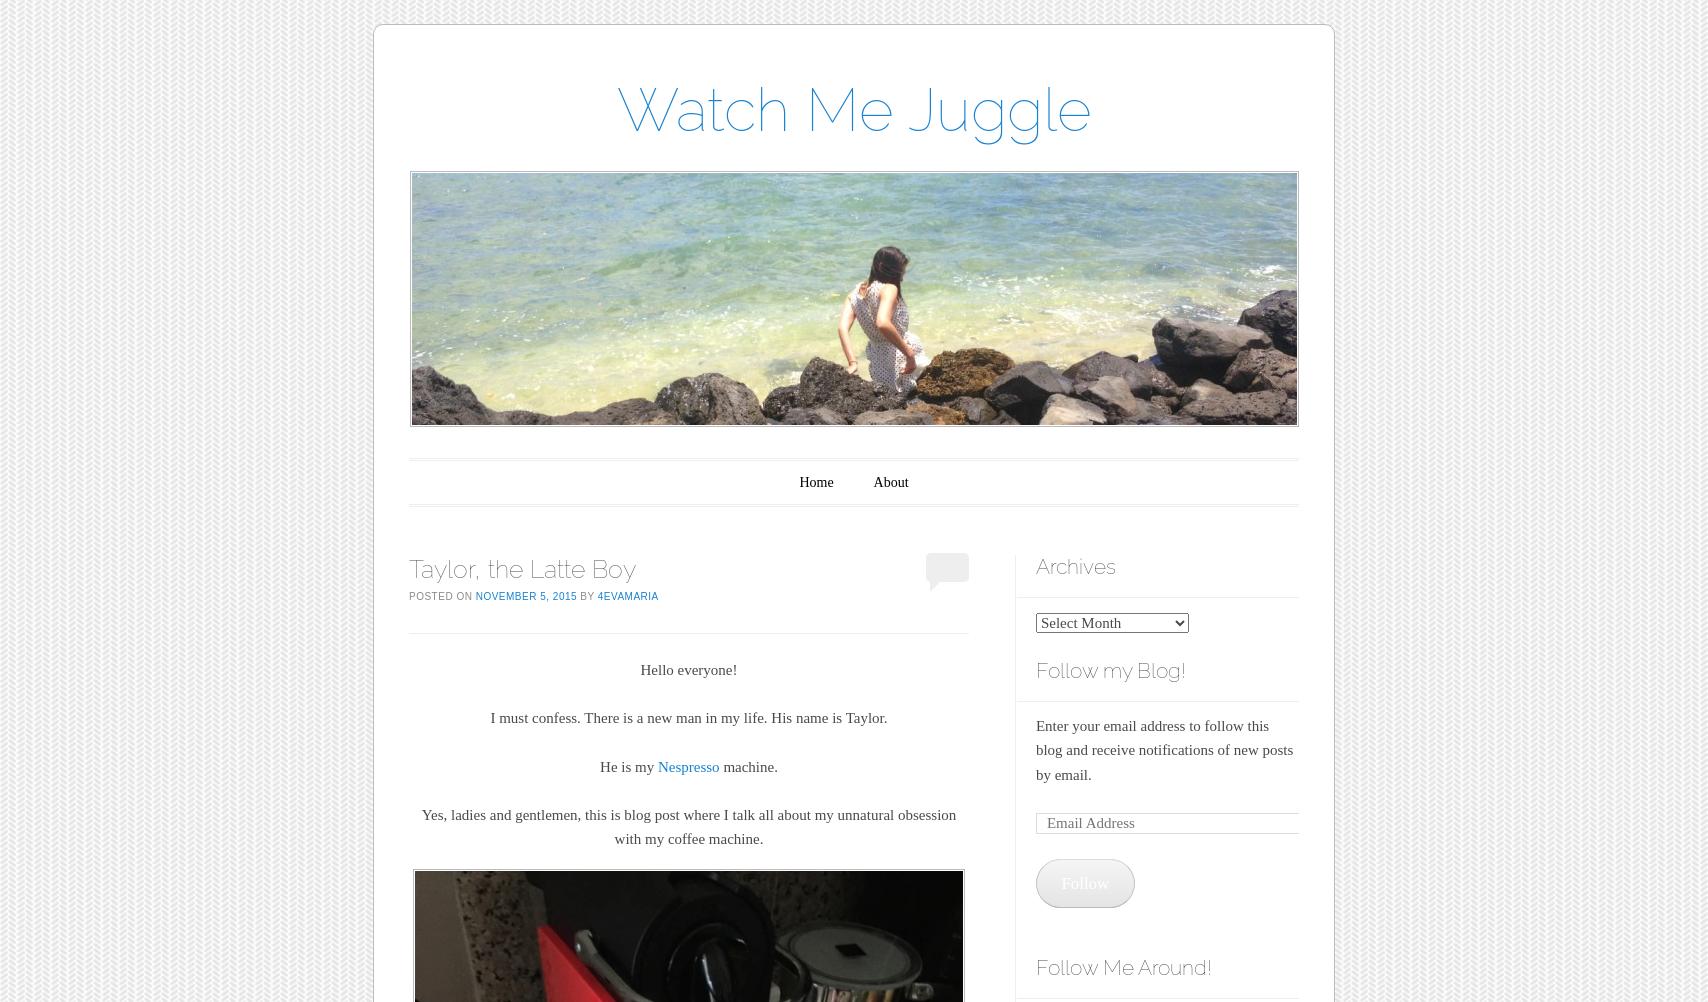  What do you see at coordinates (941, 567) in the screenshot?
I see `'0'` at bounding box center [941, 567].